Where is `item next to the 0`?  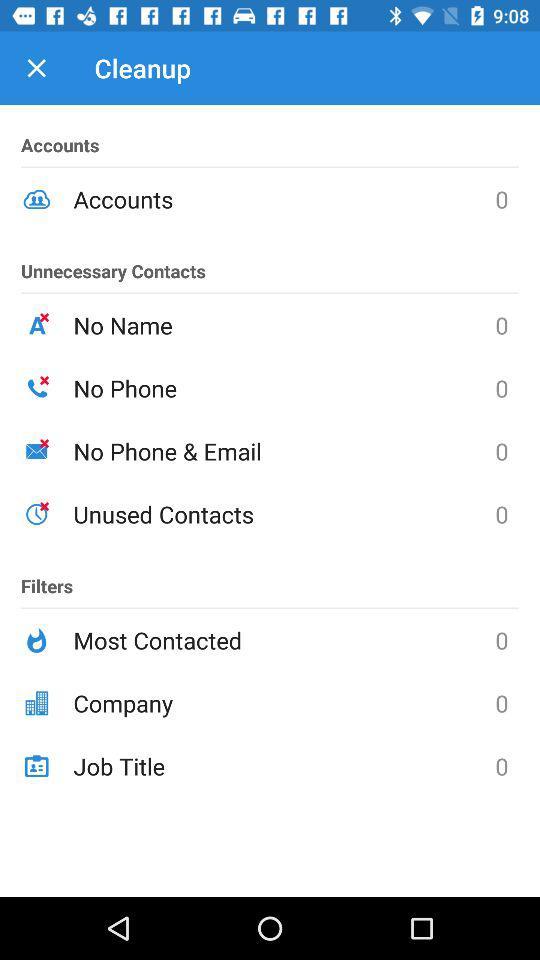
item next to the 0 is located at coordinates (283, 703).